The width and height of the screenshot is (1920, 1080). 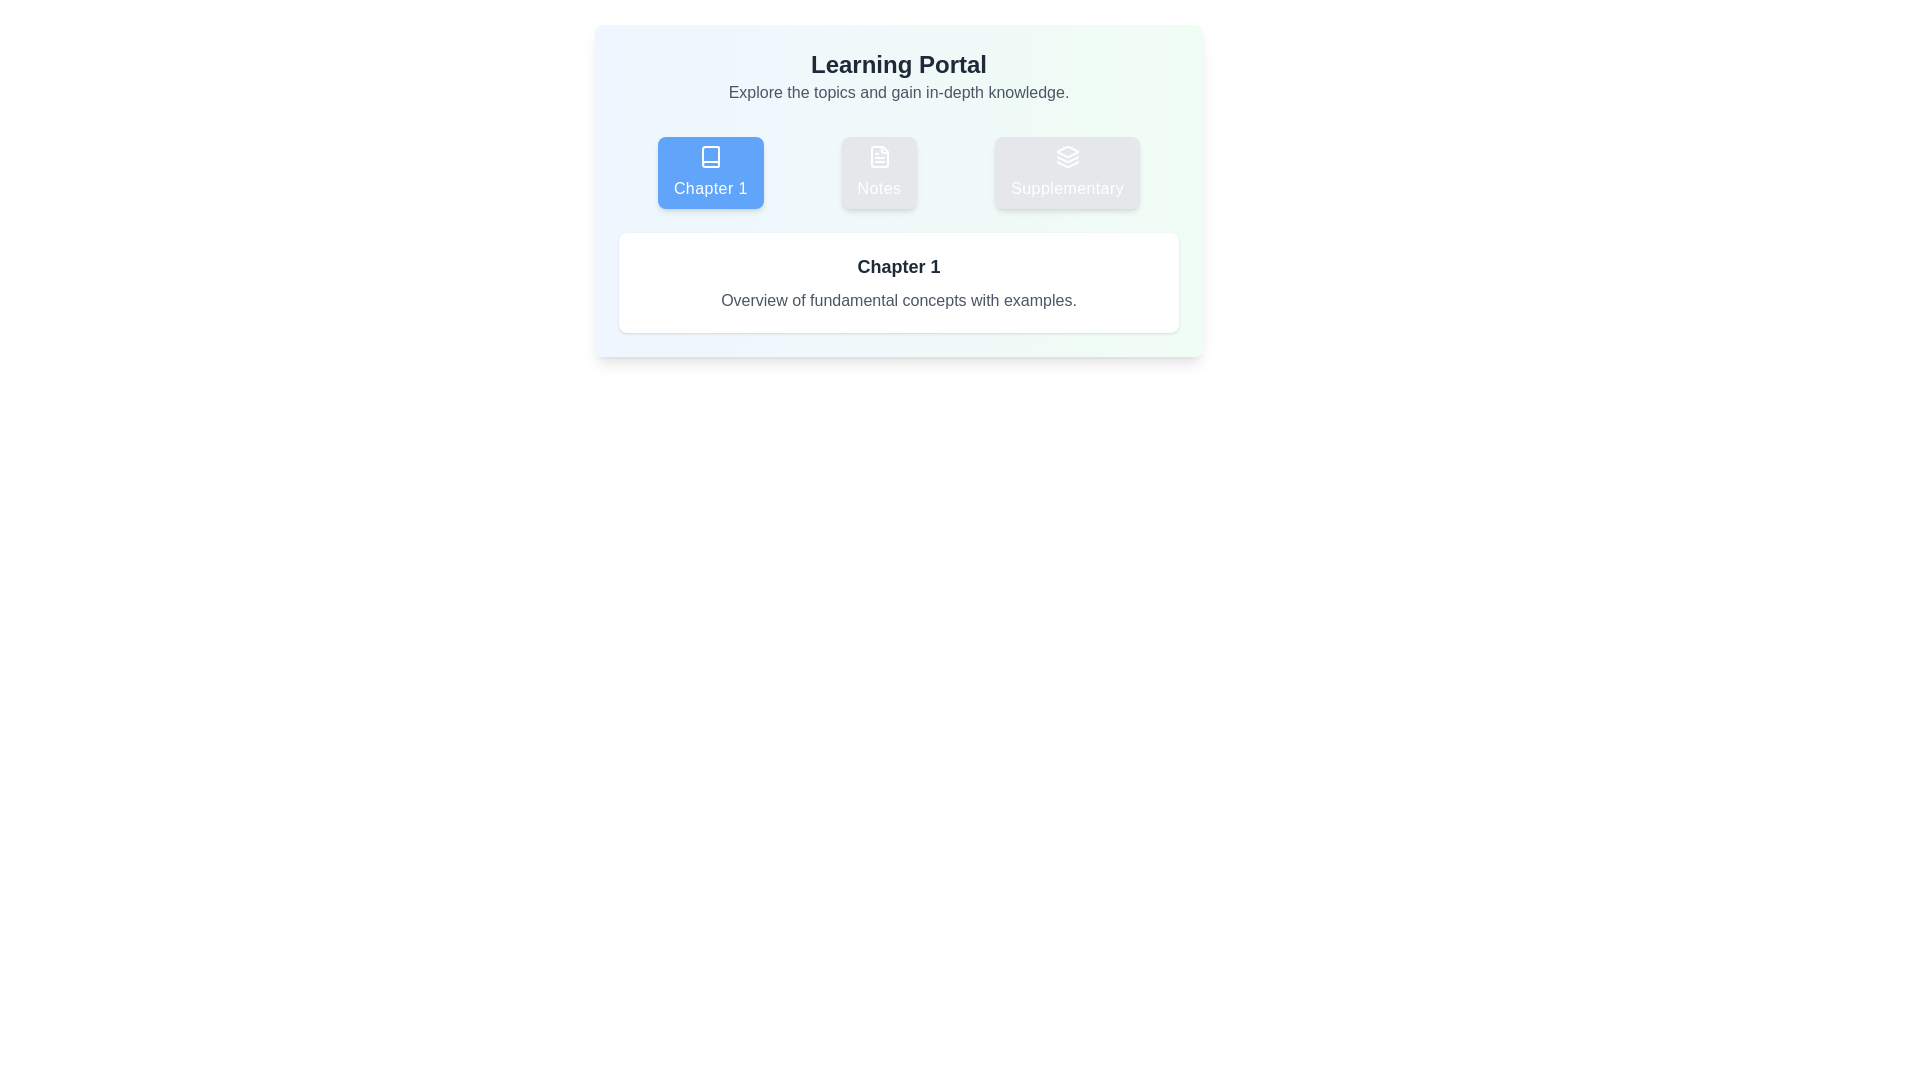 I want to click on the blue rounded rectangular button displaying 'Chapter 1', so click(x=710, y=189).